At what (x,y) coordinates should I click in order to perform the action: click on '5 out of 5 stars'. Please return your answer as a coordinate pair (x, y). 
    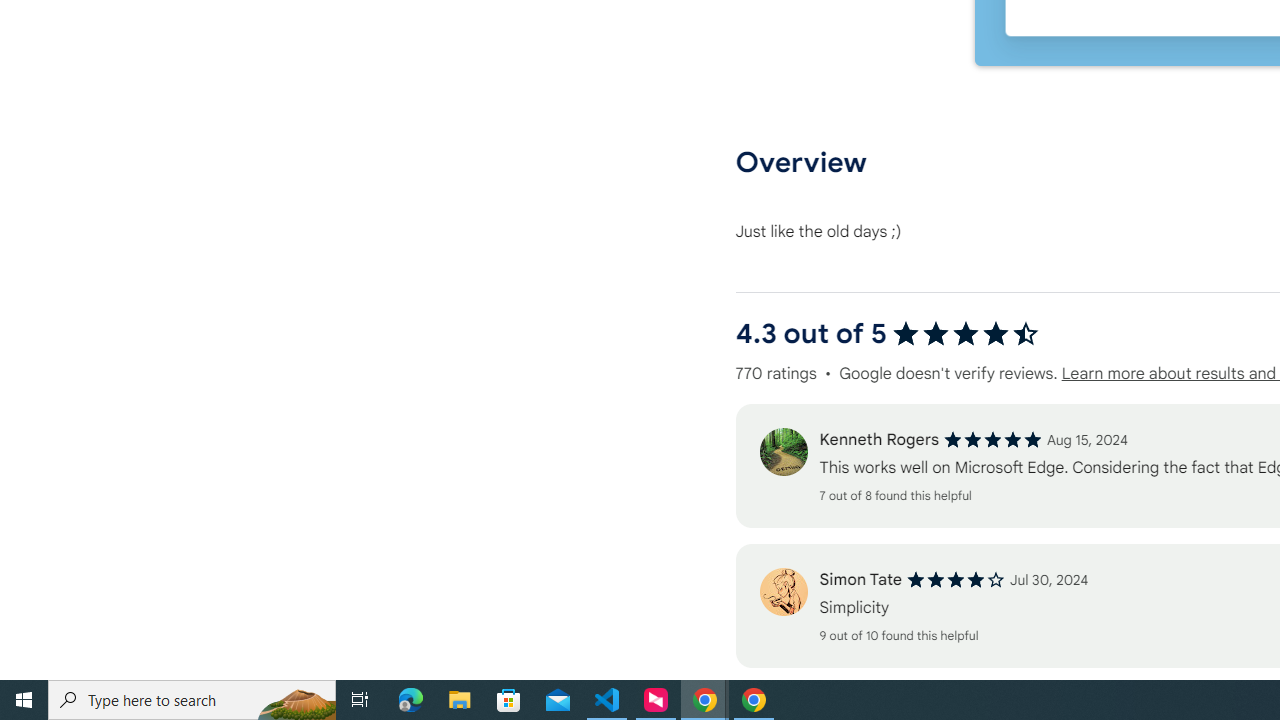
    Looking at the image, I should click on (992, 439).